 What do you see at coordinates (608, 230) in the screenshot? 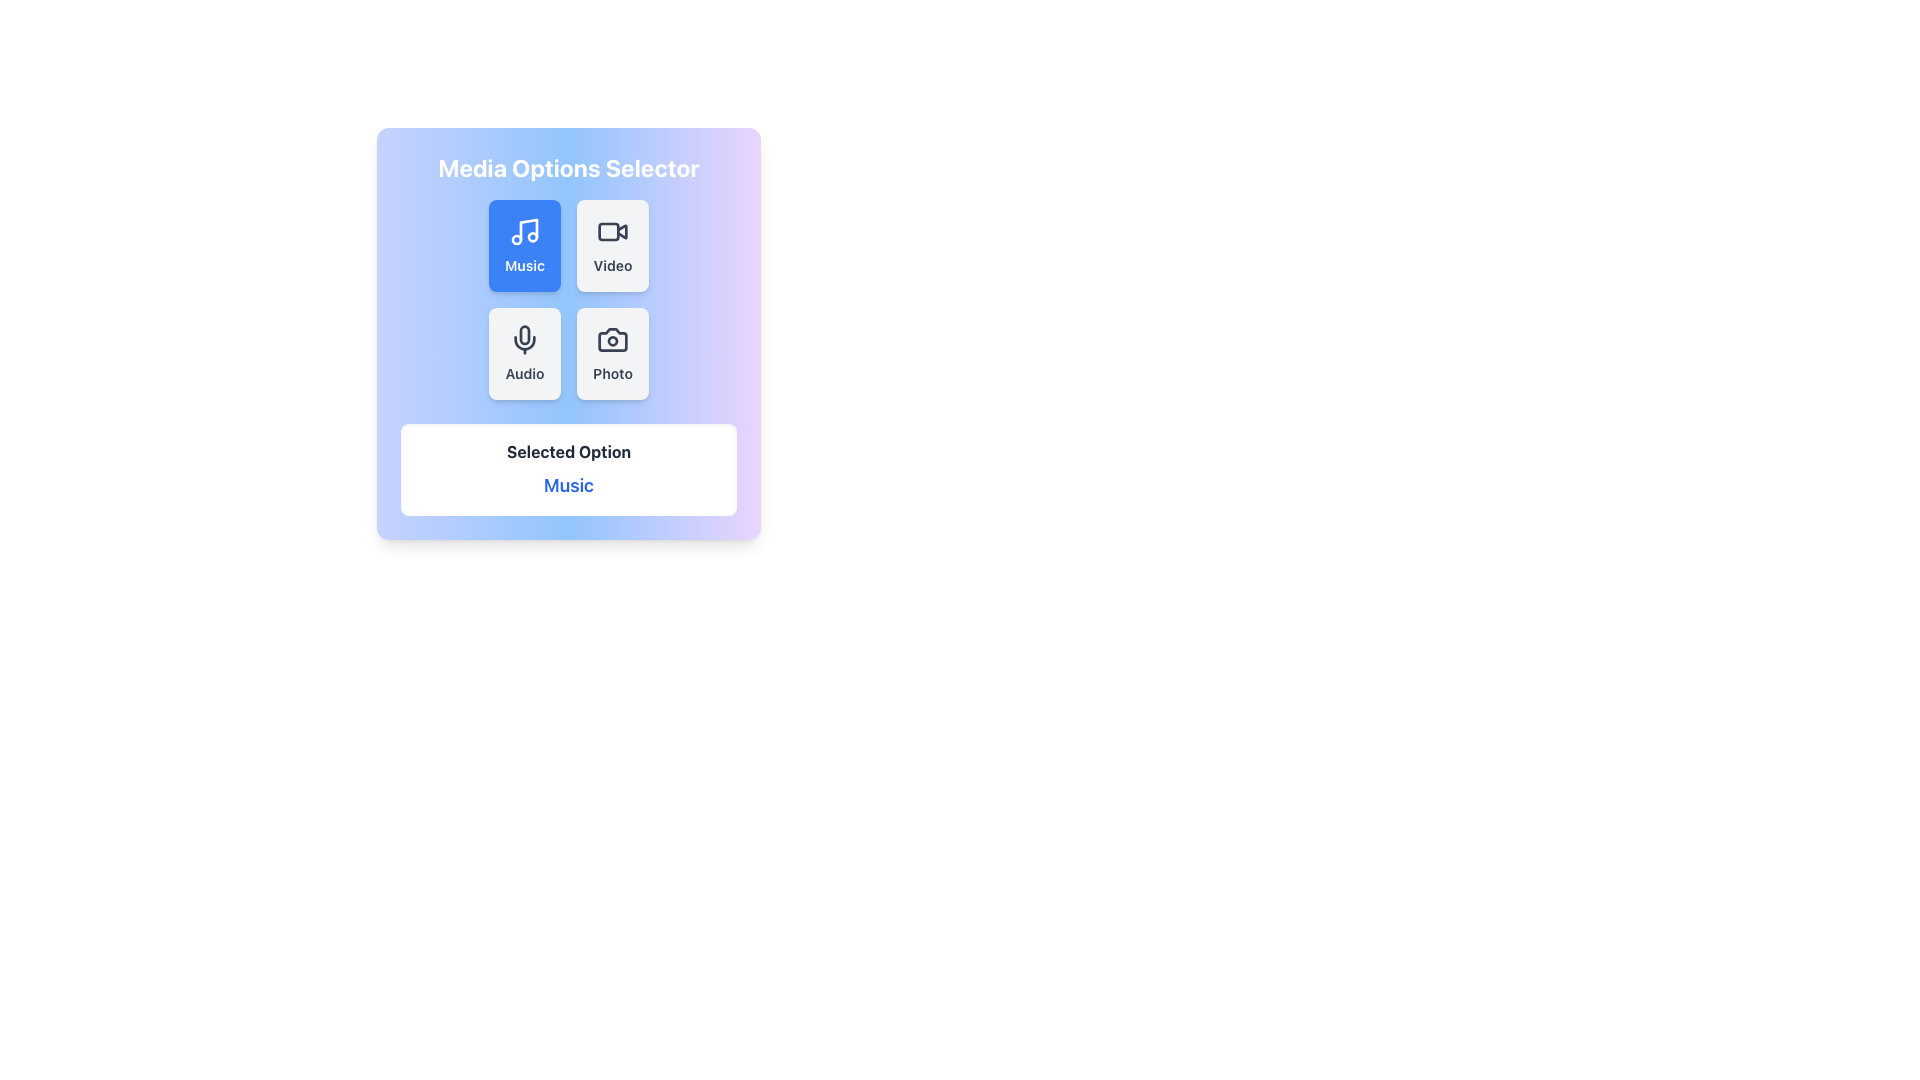
I see `the video camera icon component, which is a rectangle with rounded corners located above the 'Video' text label` at bounding box center [608, 230].